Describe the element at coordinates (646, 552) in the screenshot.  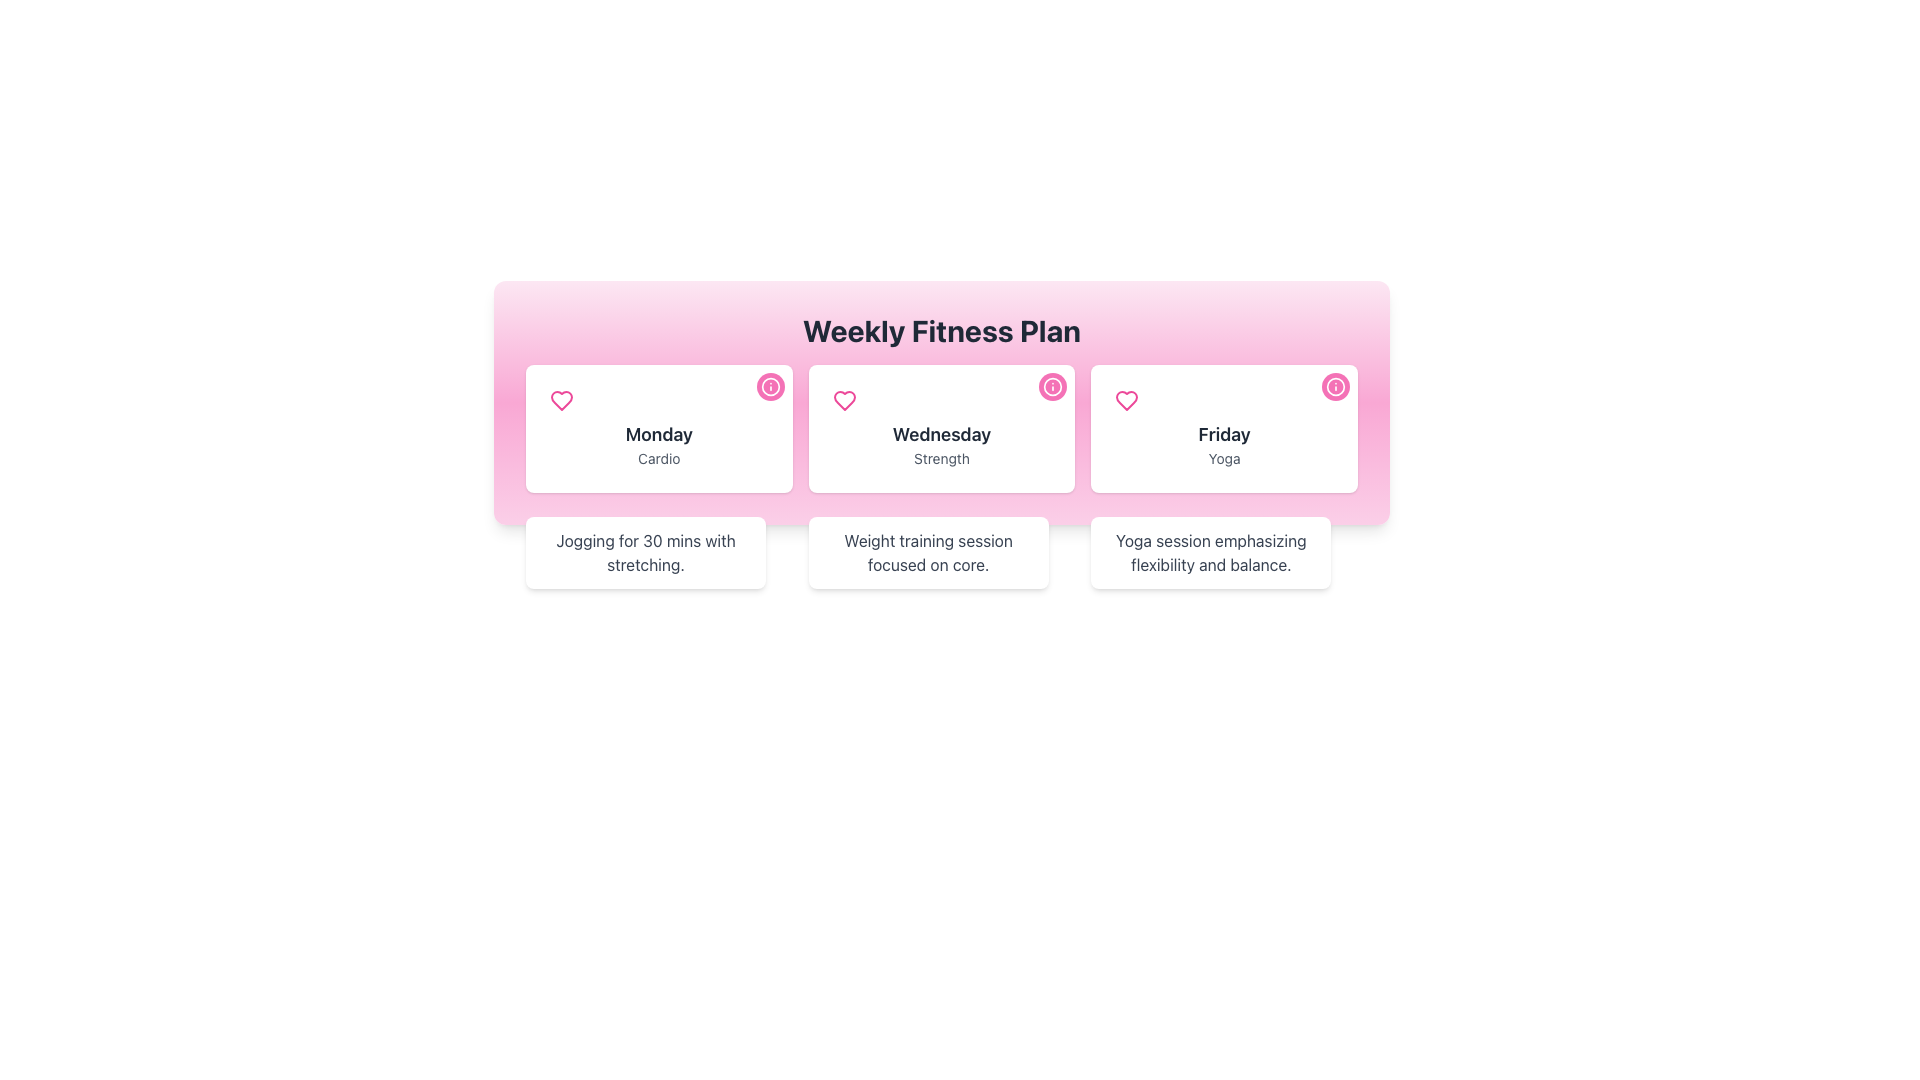
I see `the read-only text element that provides details for 'Jogging for 30 mins with stretching', located below the 'Monday' card in the 'Weekly Fitness Plan' section` at that location.